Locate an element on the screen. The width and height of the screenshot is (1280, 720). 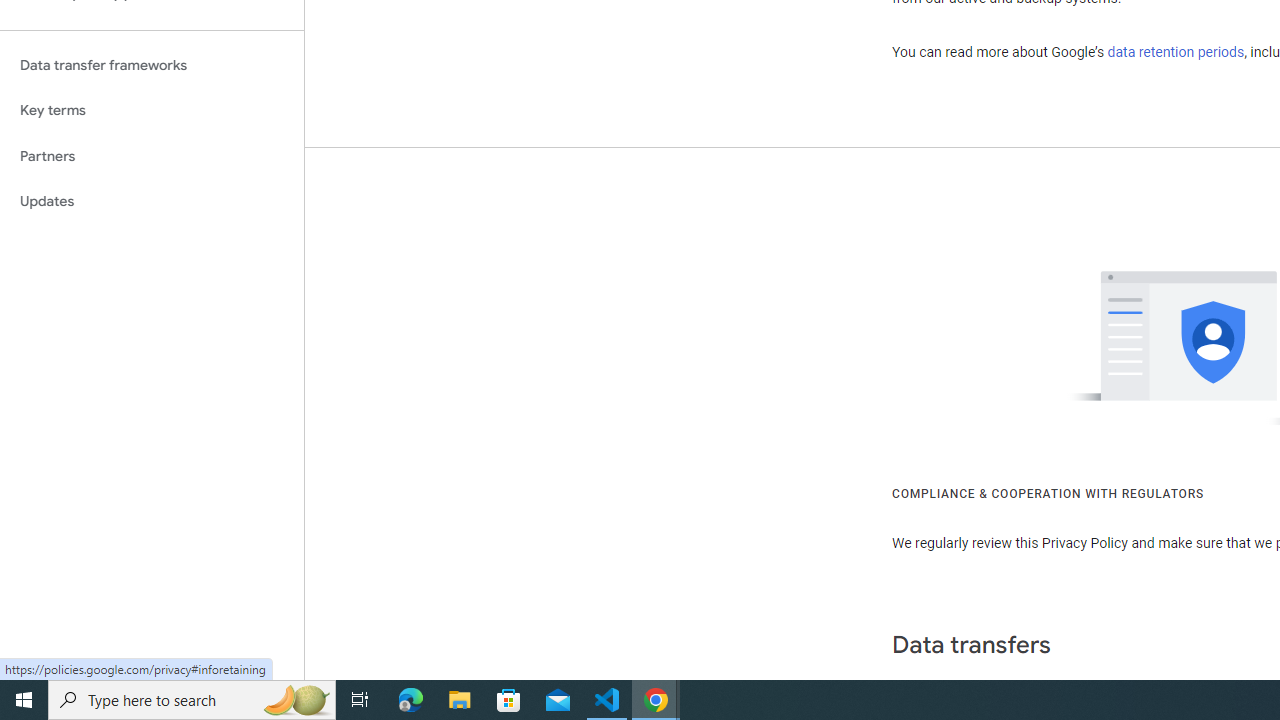
'Key terms' is located at coordinates (151, 110).